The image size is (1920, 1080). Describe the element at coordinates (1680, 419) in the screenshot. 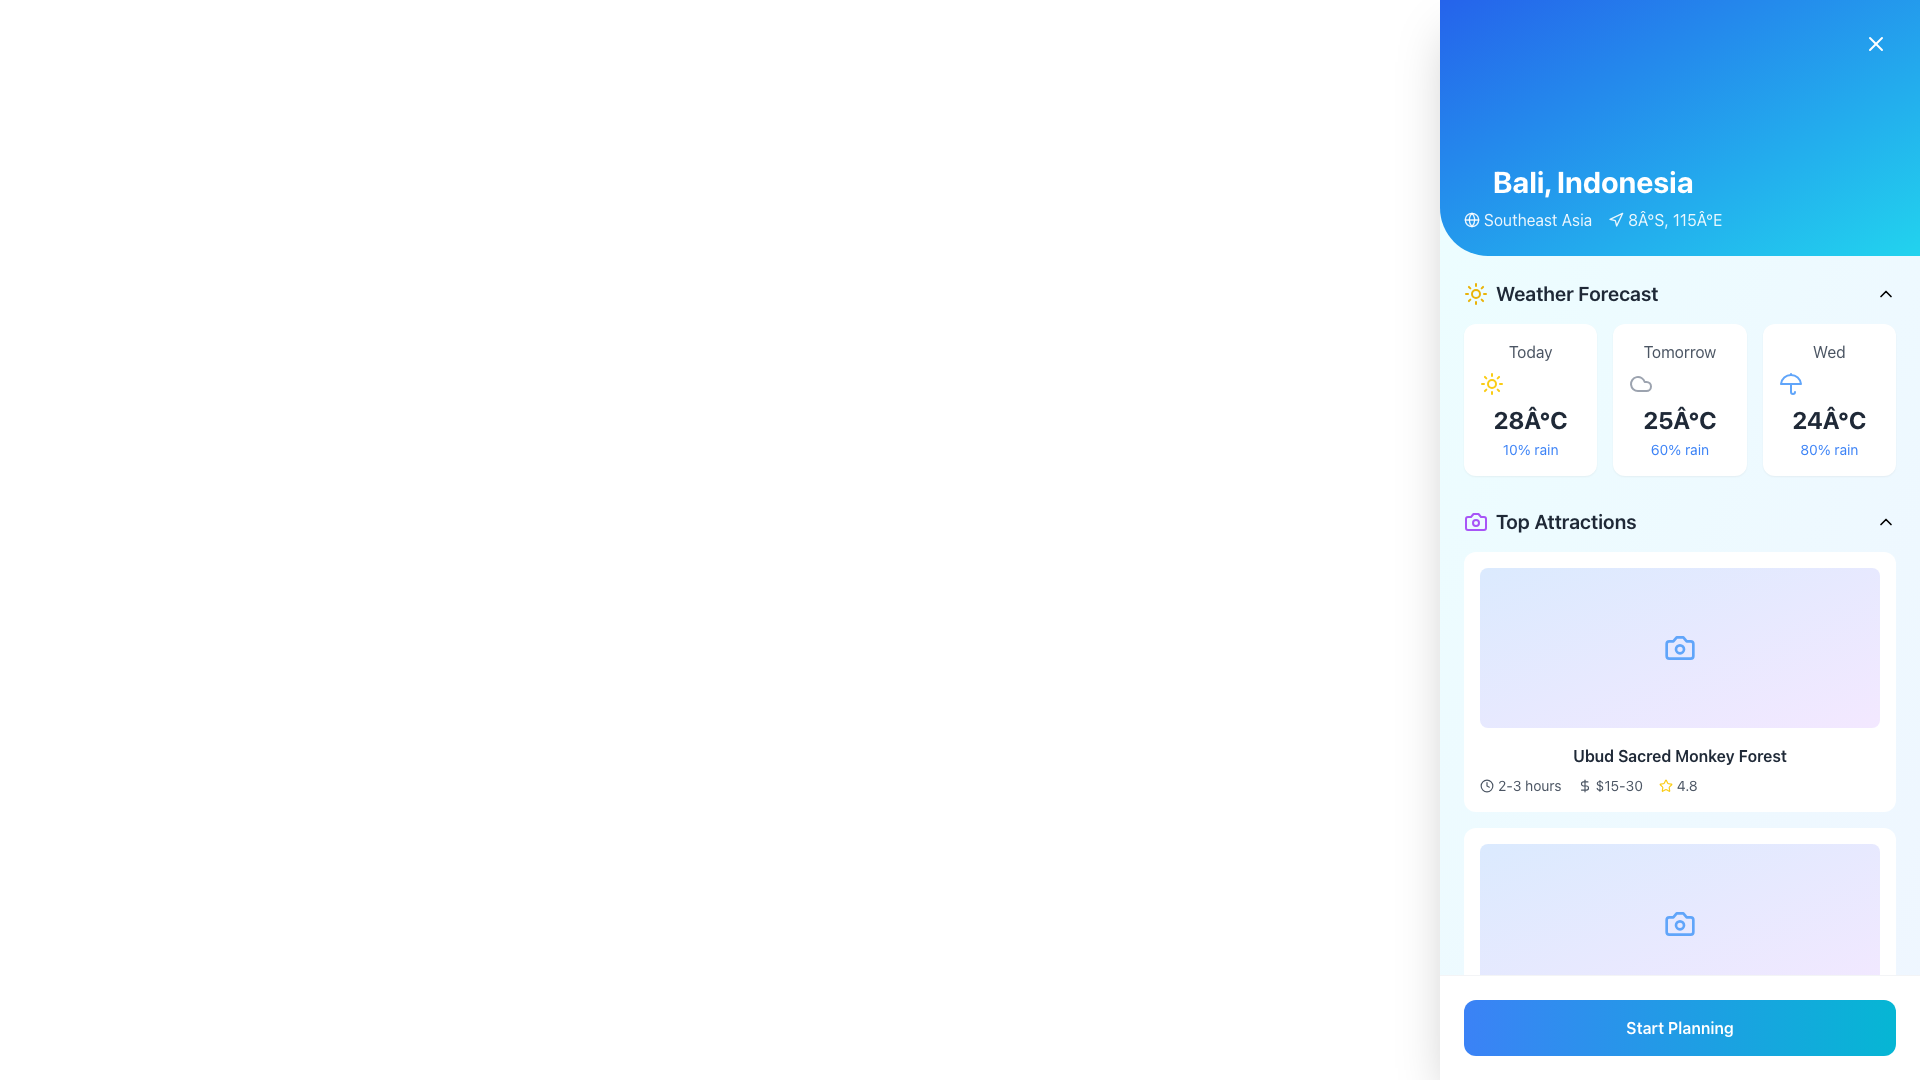

I see `the Static Text Label that displays tomorrow's temperature in degrees Celsius, located in the middle of the 'Tomorrow' weather forecast card, positioned above '60% rain' and below a cloud icon` at that location.